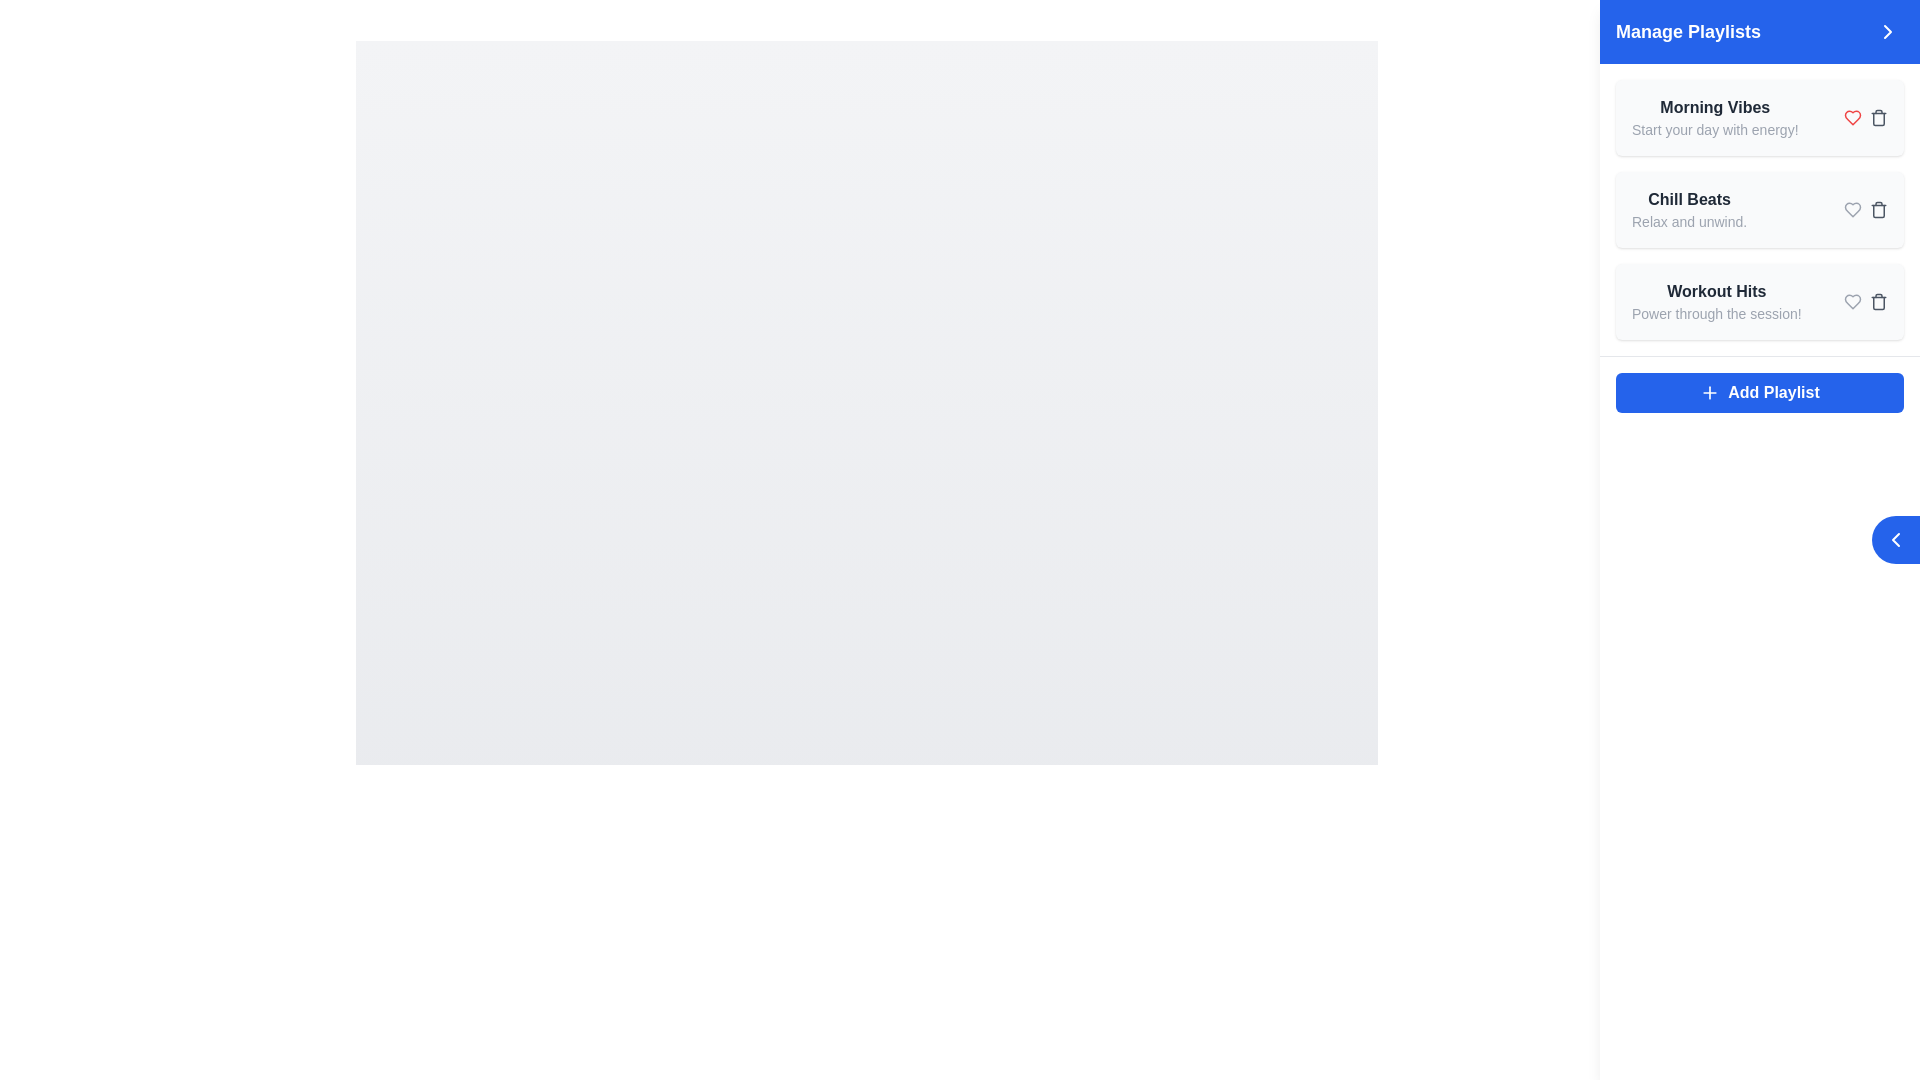 The width and height of the screenshot is (1920, 1080). What do you see at coordinates (1688, 209) in the screenshot?
I see `the text display element labeled 'Chill Beats' which shows 'Relax and unwind.' below it, located in the second slot under 'Manage Playlists'` at bounding box center [1688, 209].